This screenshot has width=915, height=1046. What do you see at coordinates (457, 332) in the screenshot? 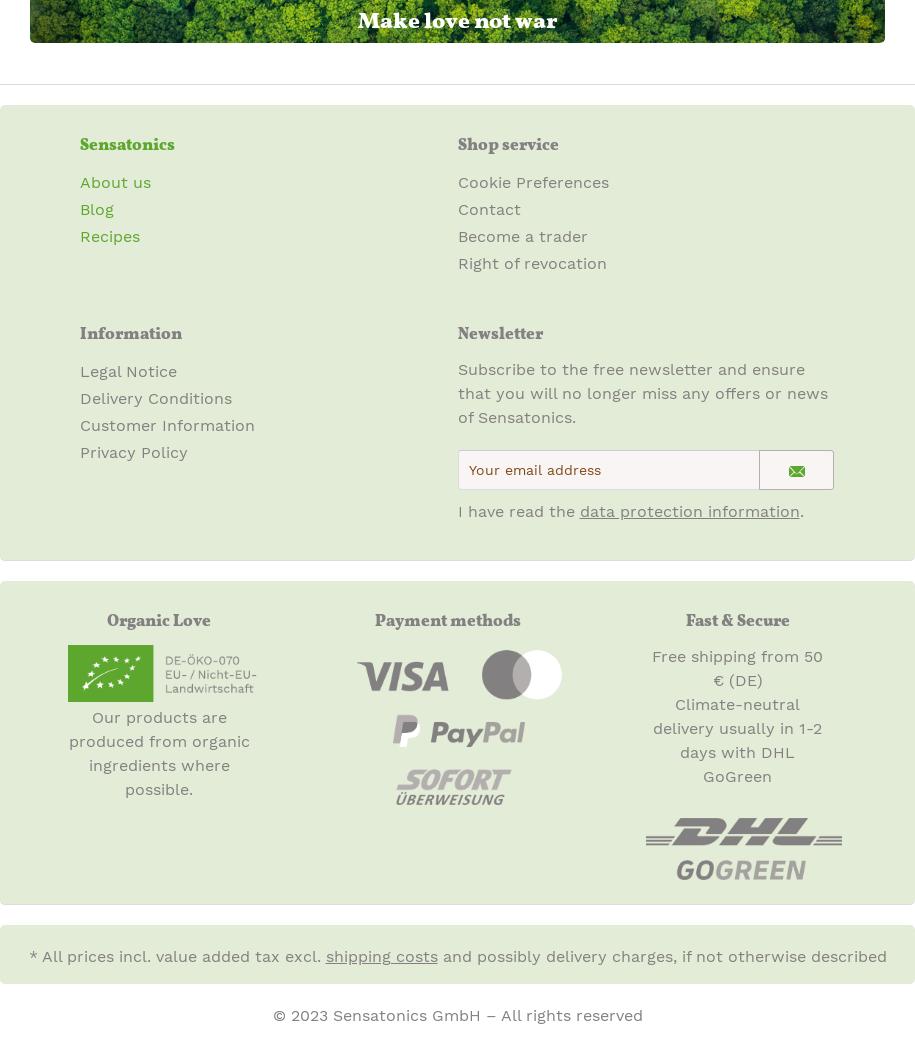
I see `'Newsletter'` at bounding box center [457, 332].